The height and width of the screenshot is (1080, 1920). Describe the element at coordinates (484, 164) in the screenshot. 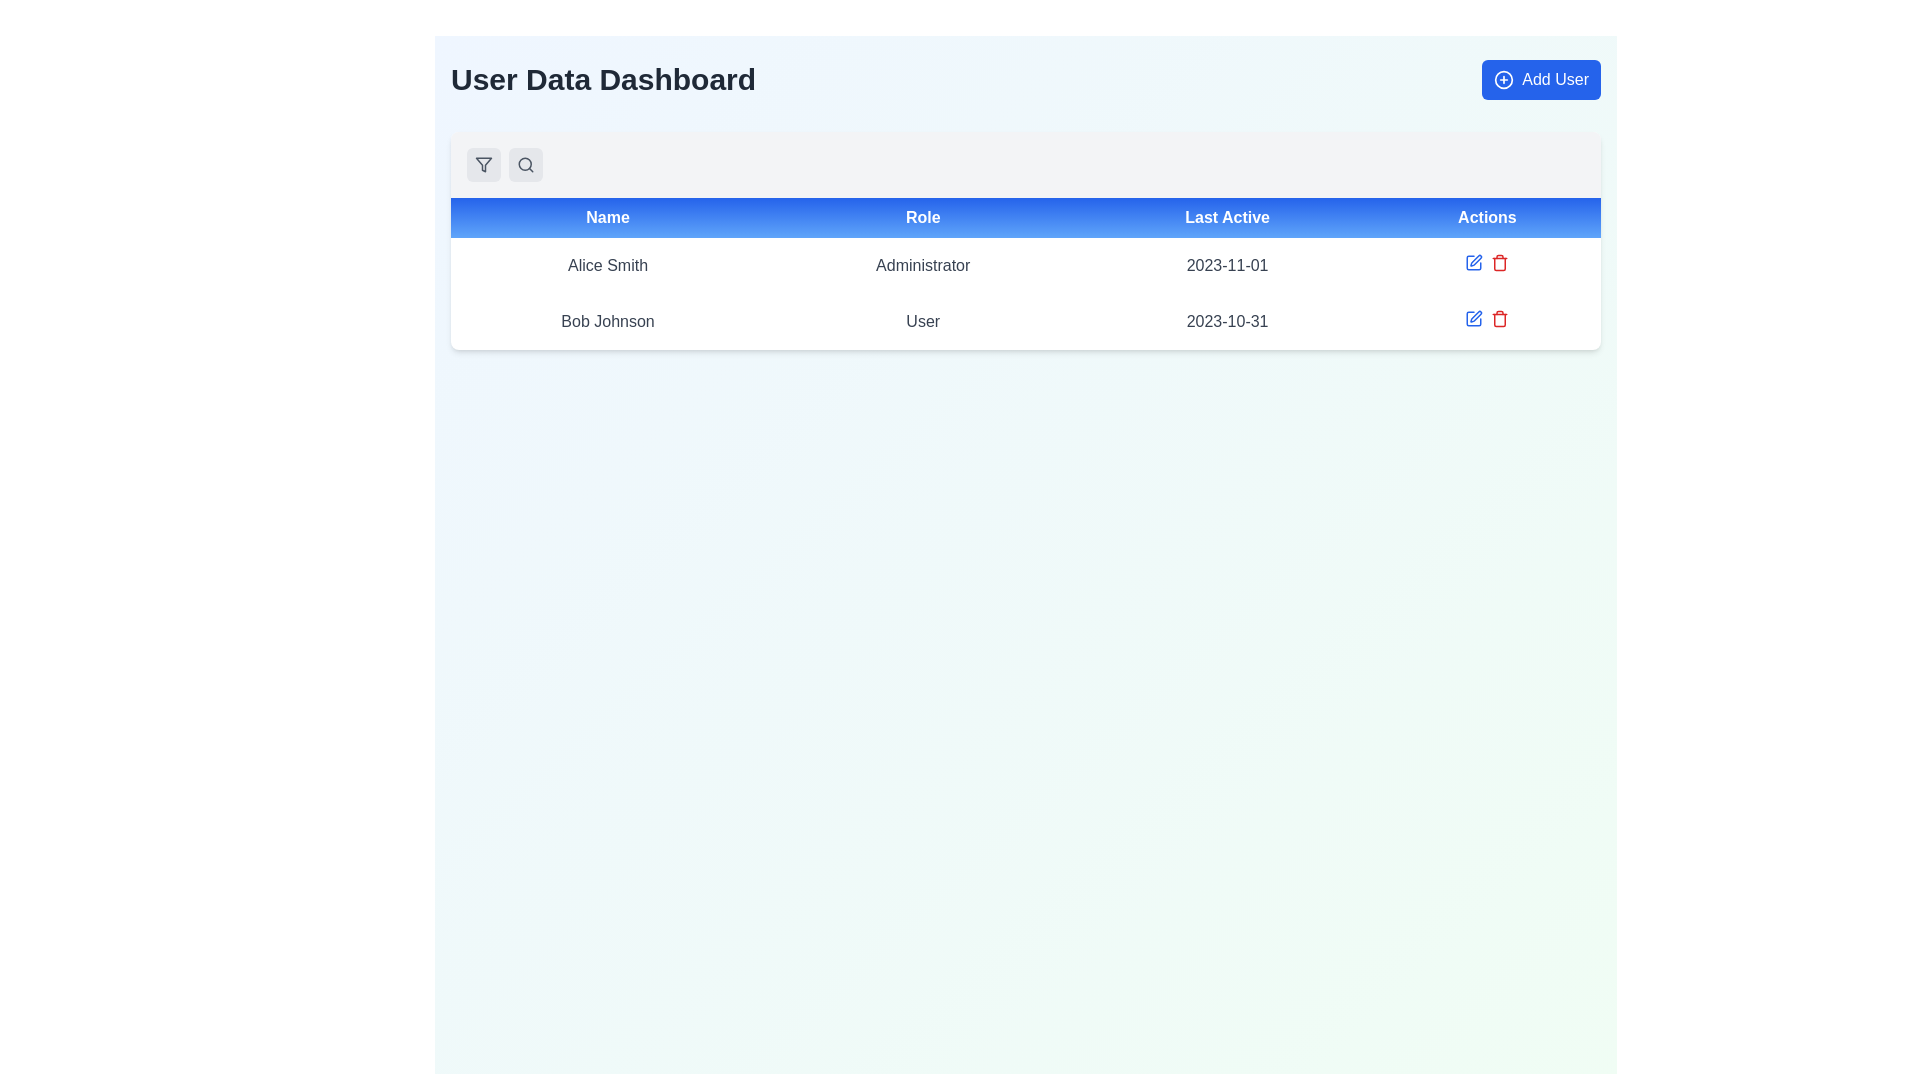

I see `the filtering SVG icon located in the menu bar area` at that location.